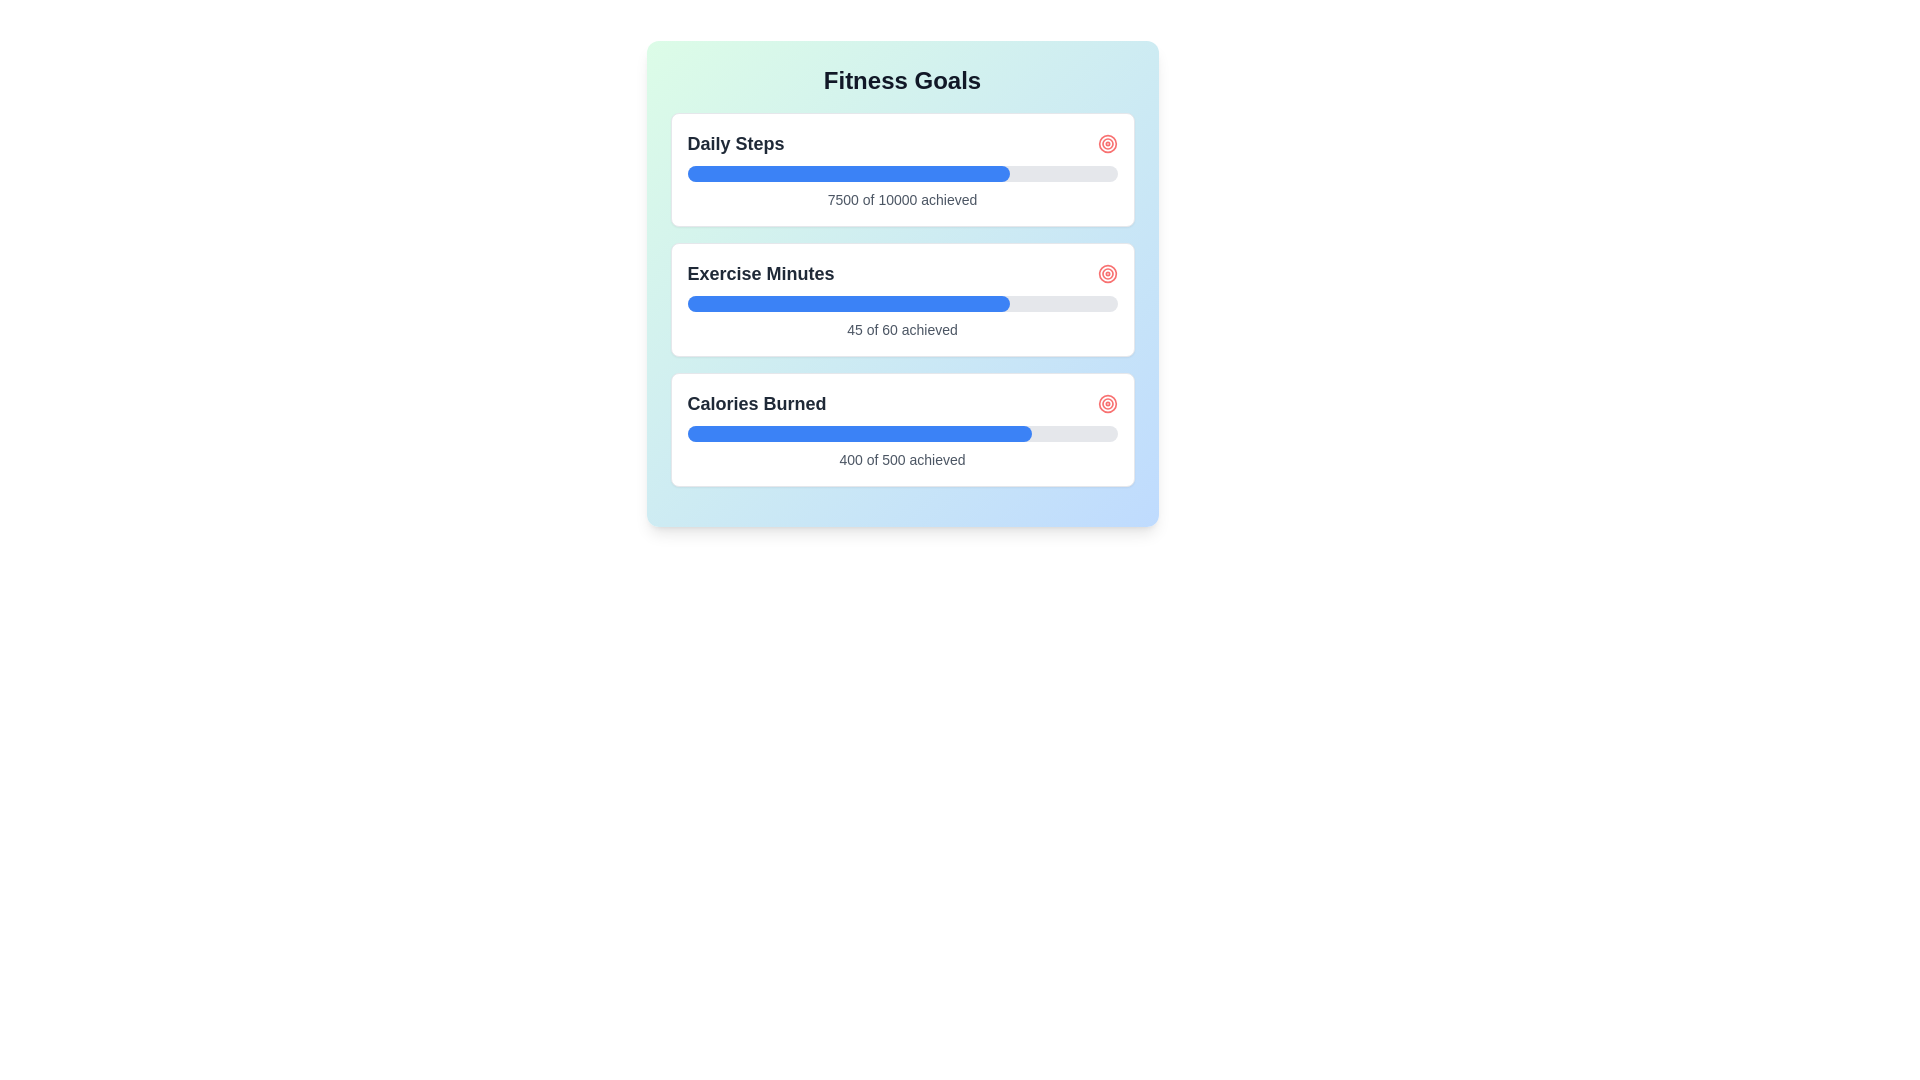 The image size is (1920, 1080). I want to click on the Progress Bar visually located under the title 'Exercise Minutes' and above the text '45 of 60 achieved', so click(901, 304).